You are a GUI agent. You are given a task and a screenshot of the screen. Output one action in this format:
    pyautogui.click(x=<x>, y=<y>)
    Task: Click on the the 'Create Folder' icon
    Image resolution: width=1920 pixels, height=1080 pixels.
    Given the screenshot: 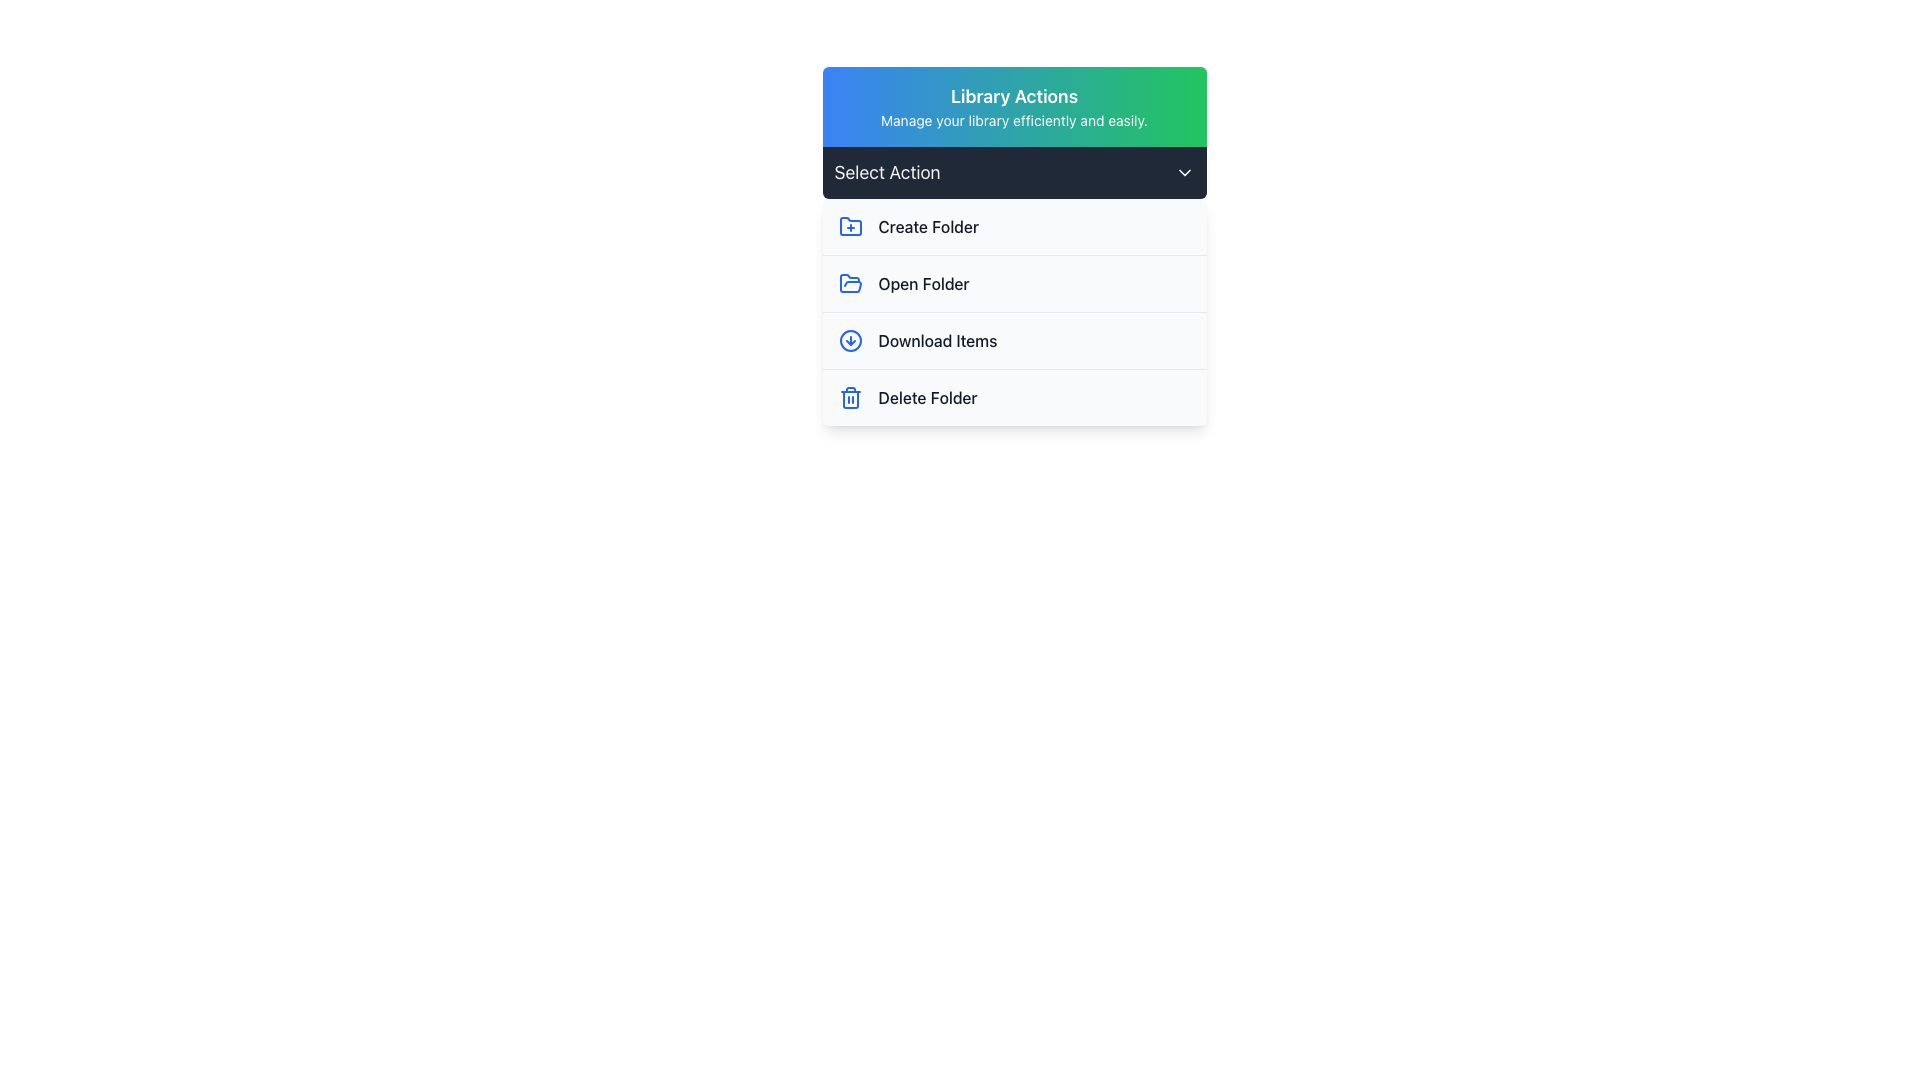 What is the action you would take?
    pyautogui.click(x=850, y=226)
    